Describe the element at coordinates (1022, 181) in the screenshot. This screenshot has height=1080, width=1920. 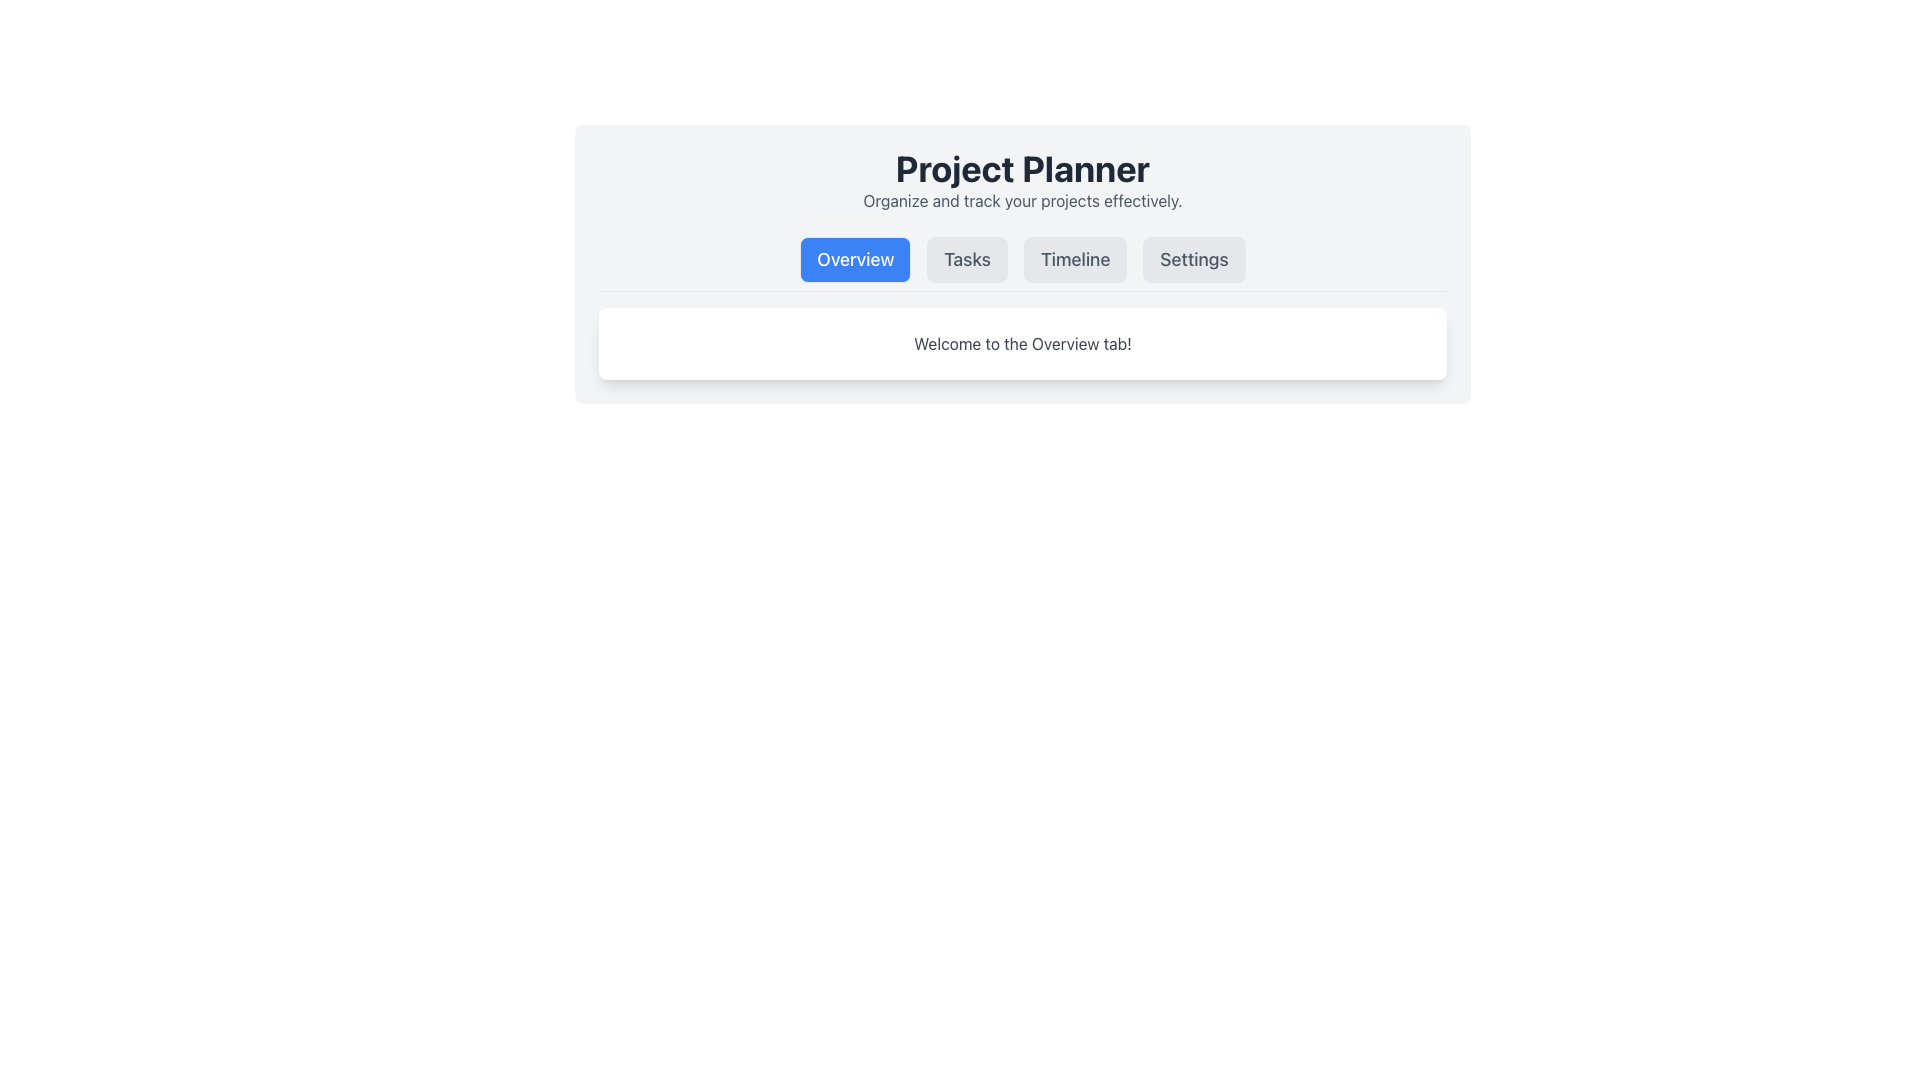
I see `text of the Header with subheading that serves as the title and initial description for the project planning tool interface` at that location.